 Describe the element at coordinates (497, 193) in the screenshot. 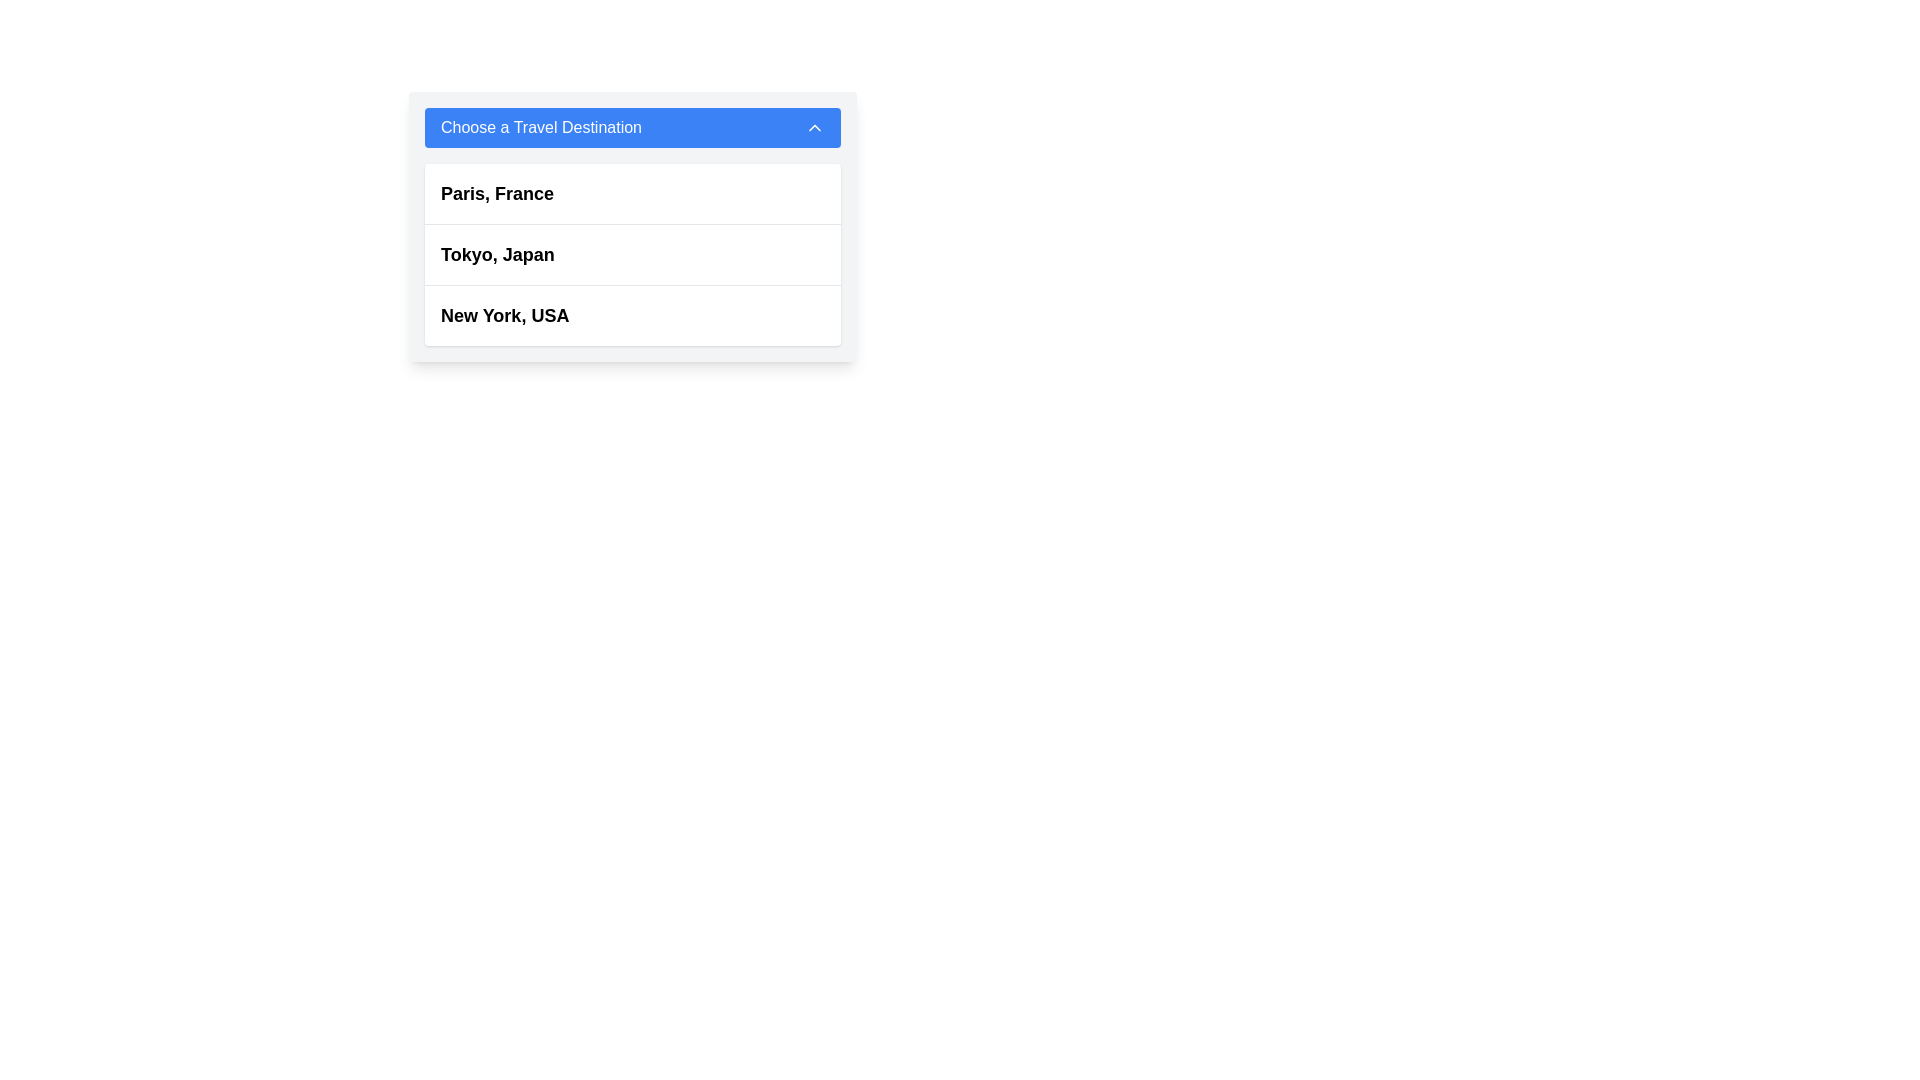

I see `the text label 'Paris, France'` at that location.